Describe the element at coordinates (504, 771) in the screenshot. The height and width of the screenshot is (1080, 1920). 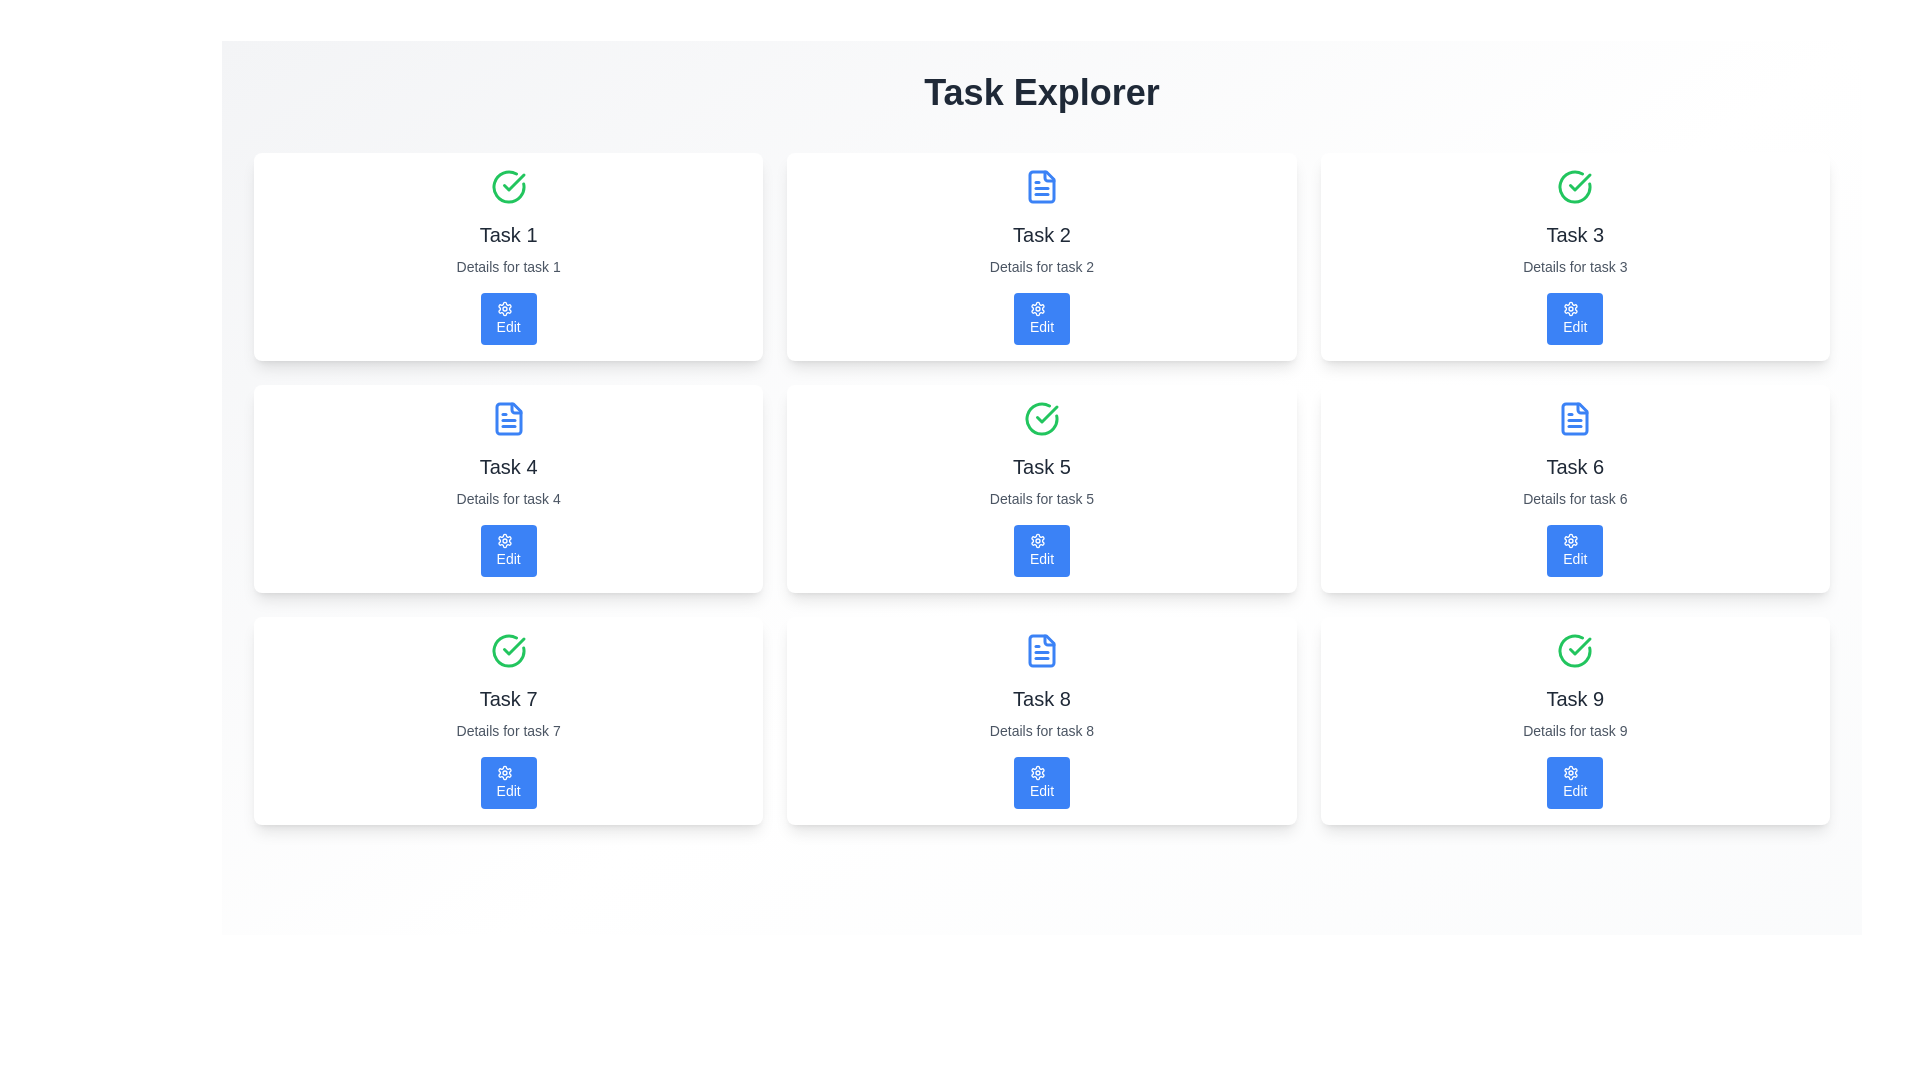
I see `the Decorative vector icon within the cogwheel icon above the 'Edit' button for Task 7 in the Task Explorer interface if it is interactive` at that location.